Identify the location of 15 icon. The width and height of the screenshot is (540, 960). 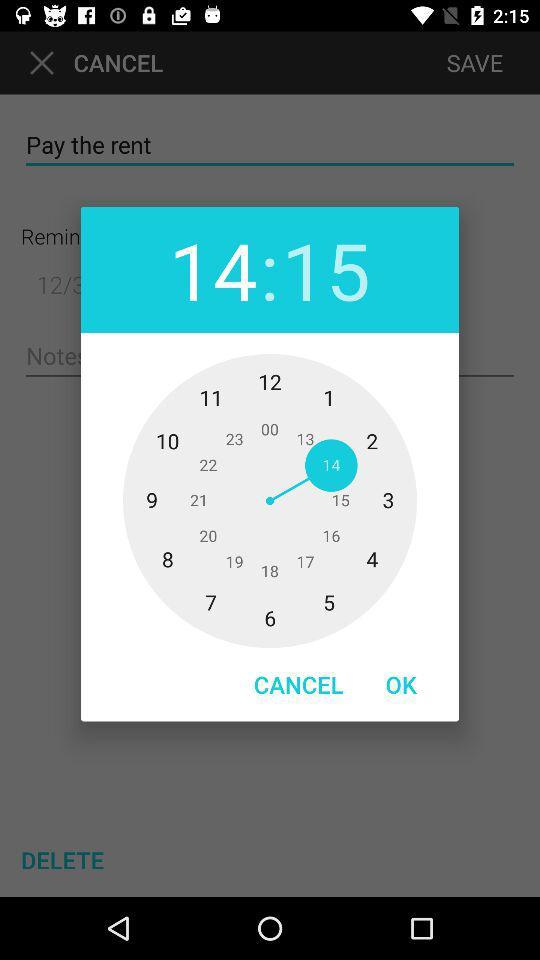
(326, 268).